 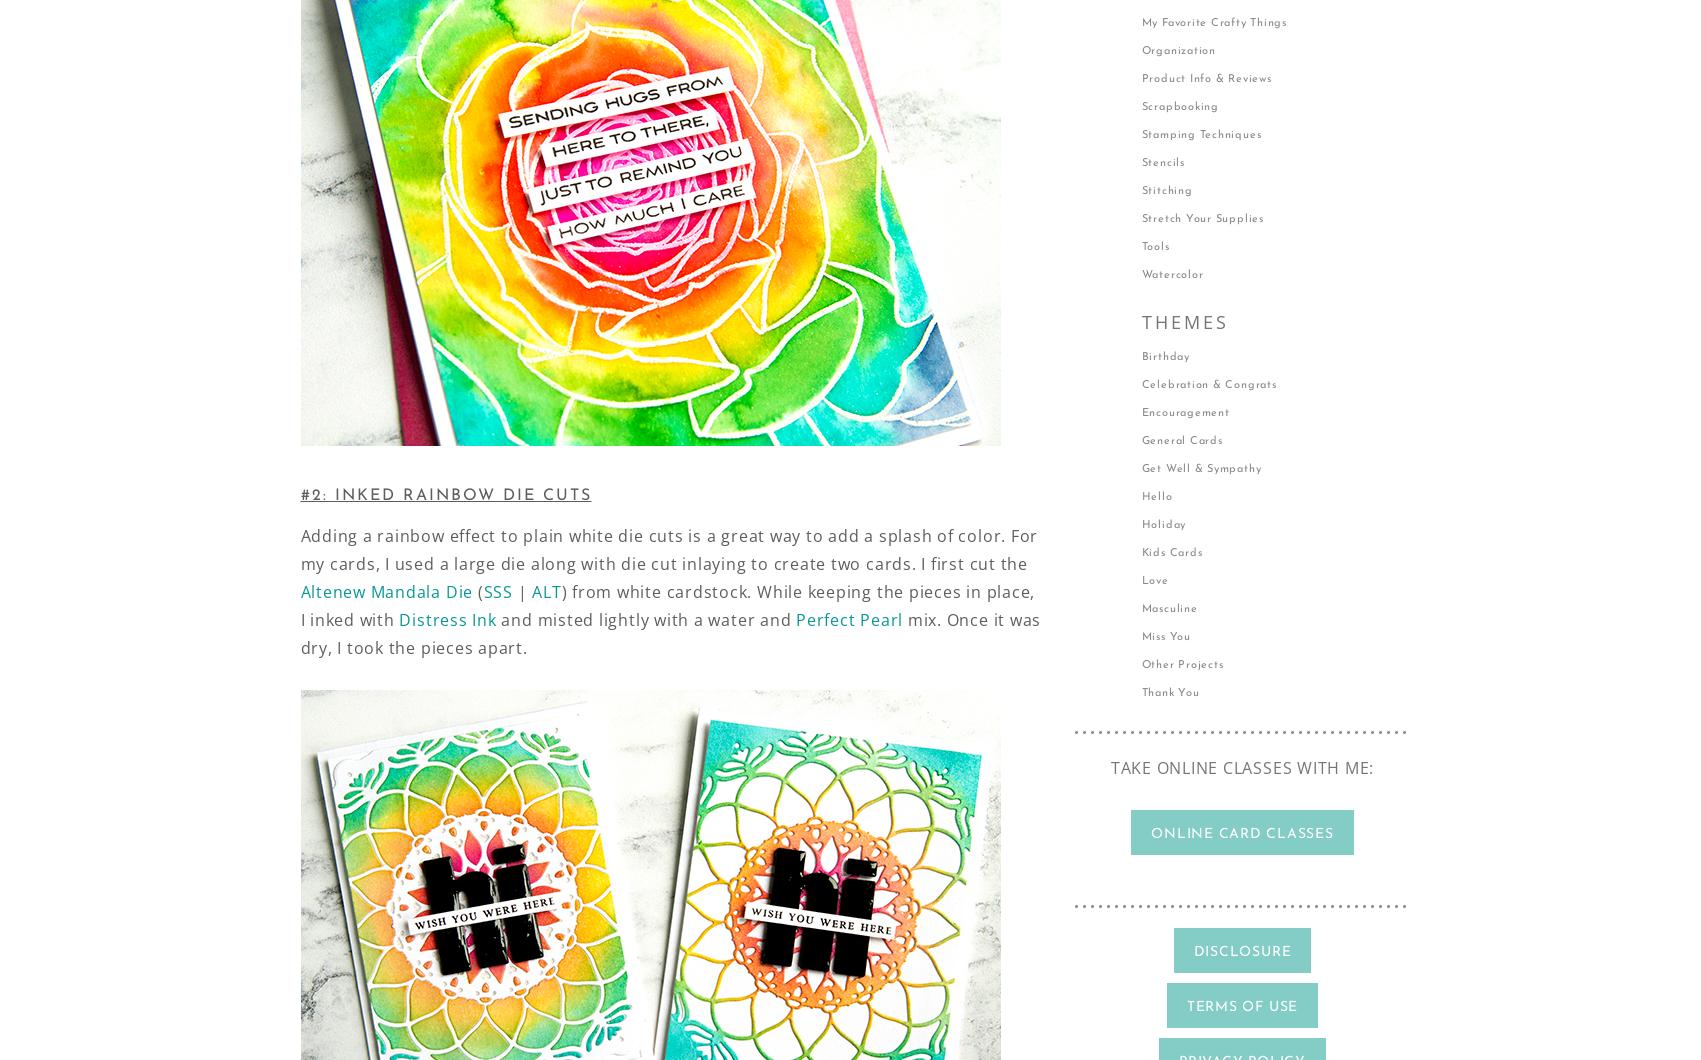 What do you see at coordinates (300, 550) in the screenshot?
I see `'Adding a rainbow effect to plain white die cuts is a great way to add a splash of color. For my cards, I used a large die along with die cut inlaying to create two cards. I first cut the'` at bounding box center [300, 550].